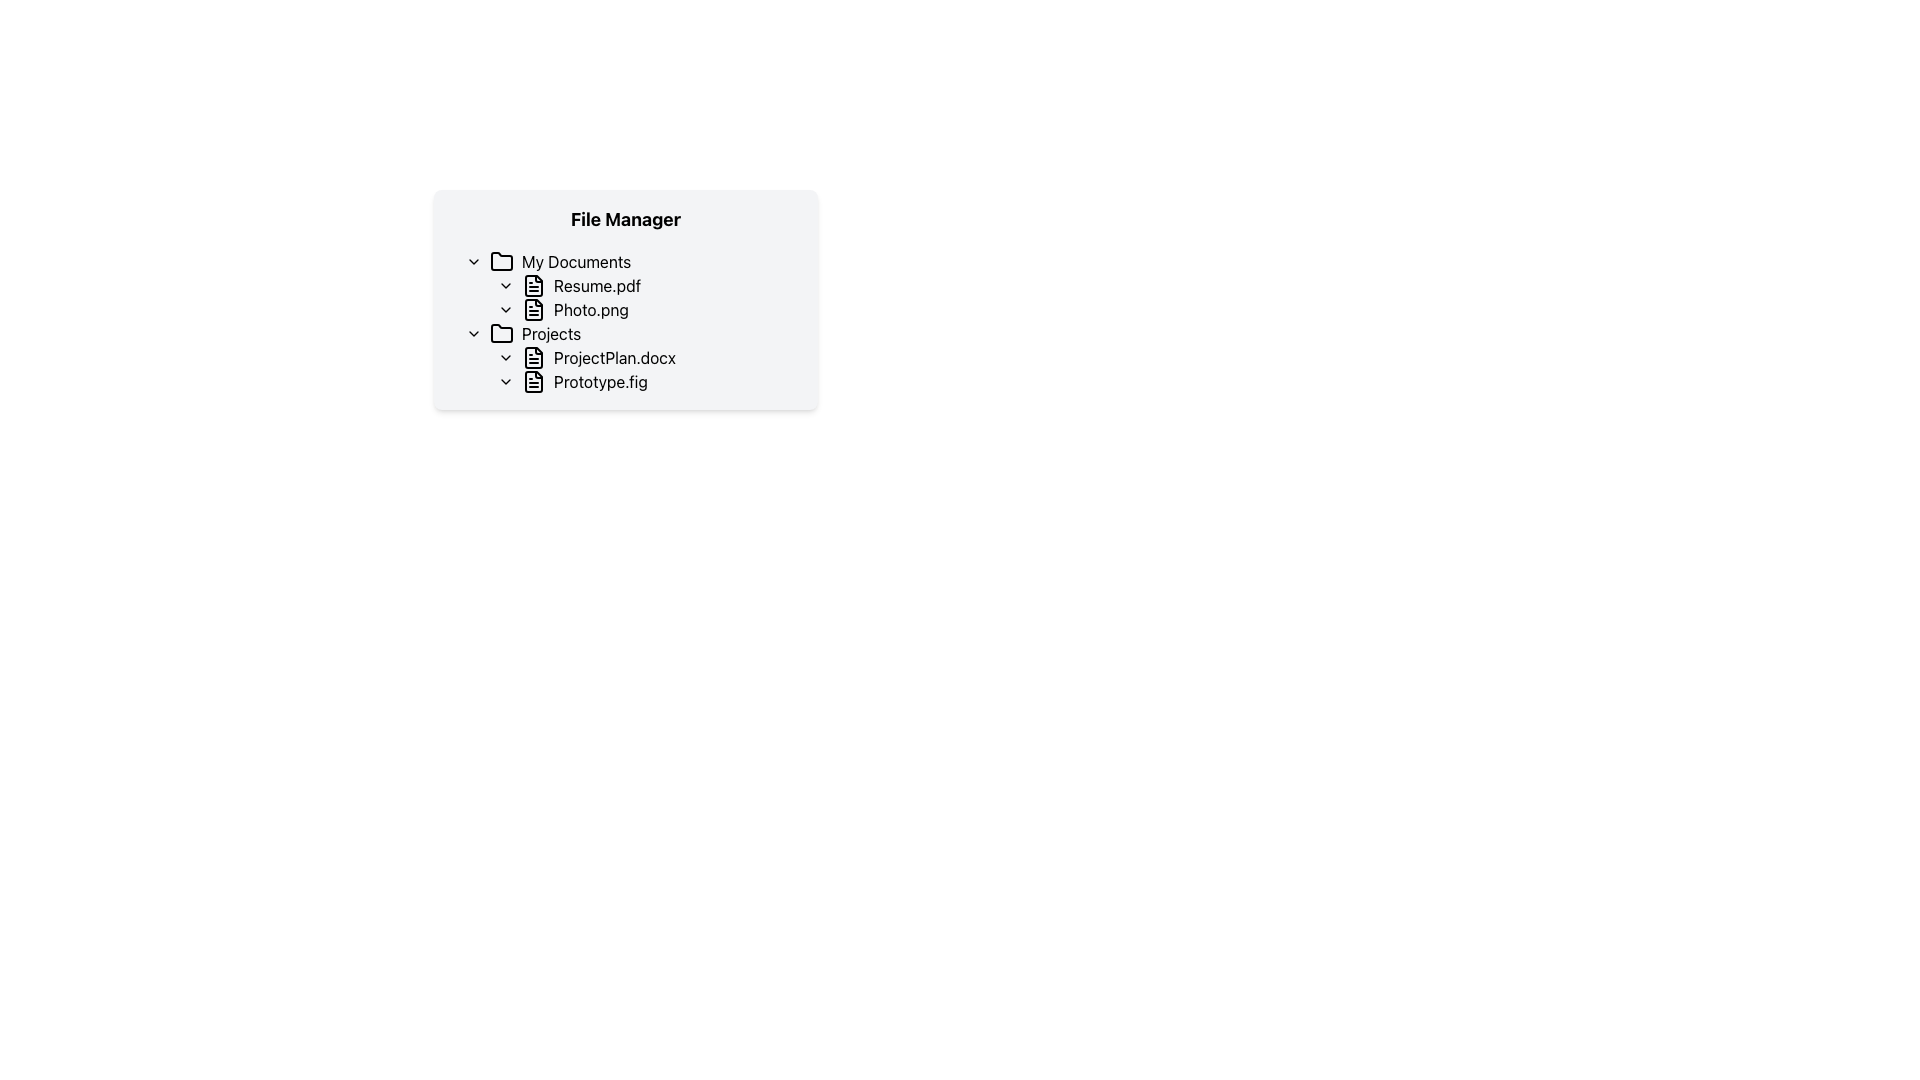 The width and height of the screenshot is (1920, 1080). Describe the element at coordinates (574, 309) in the screenshot. I see `the text label indicating the file named 'Photo.png' located in the 'My Documents' folder, positioned under 'Resume.pdf' and above the 'Projects' folder` at that location.